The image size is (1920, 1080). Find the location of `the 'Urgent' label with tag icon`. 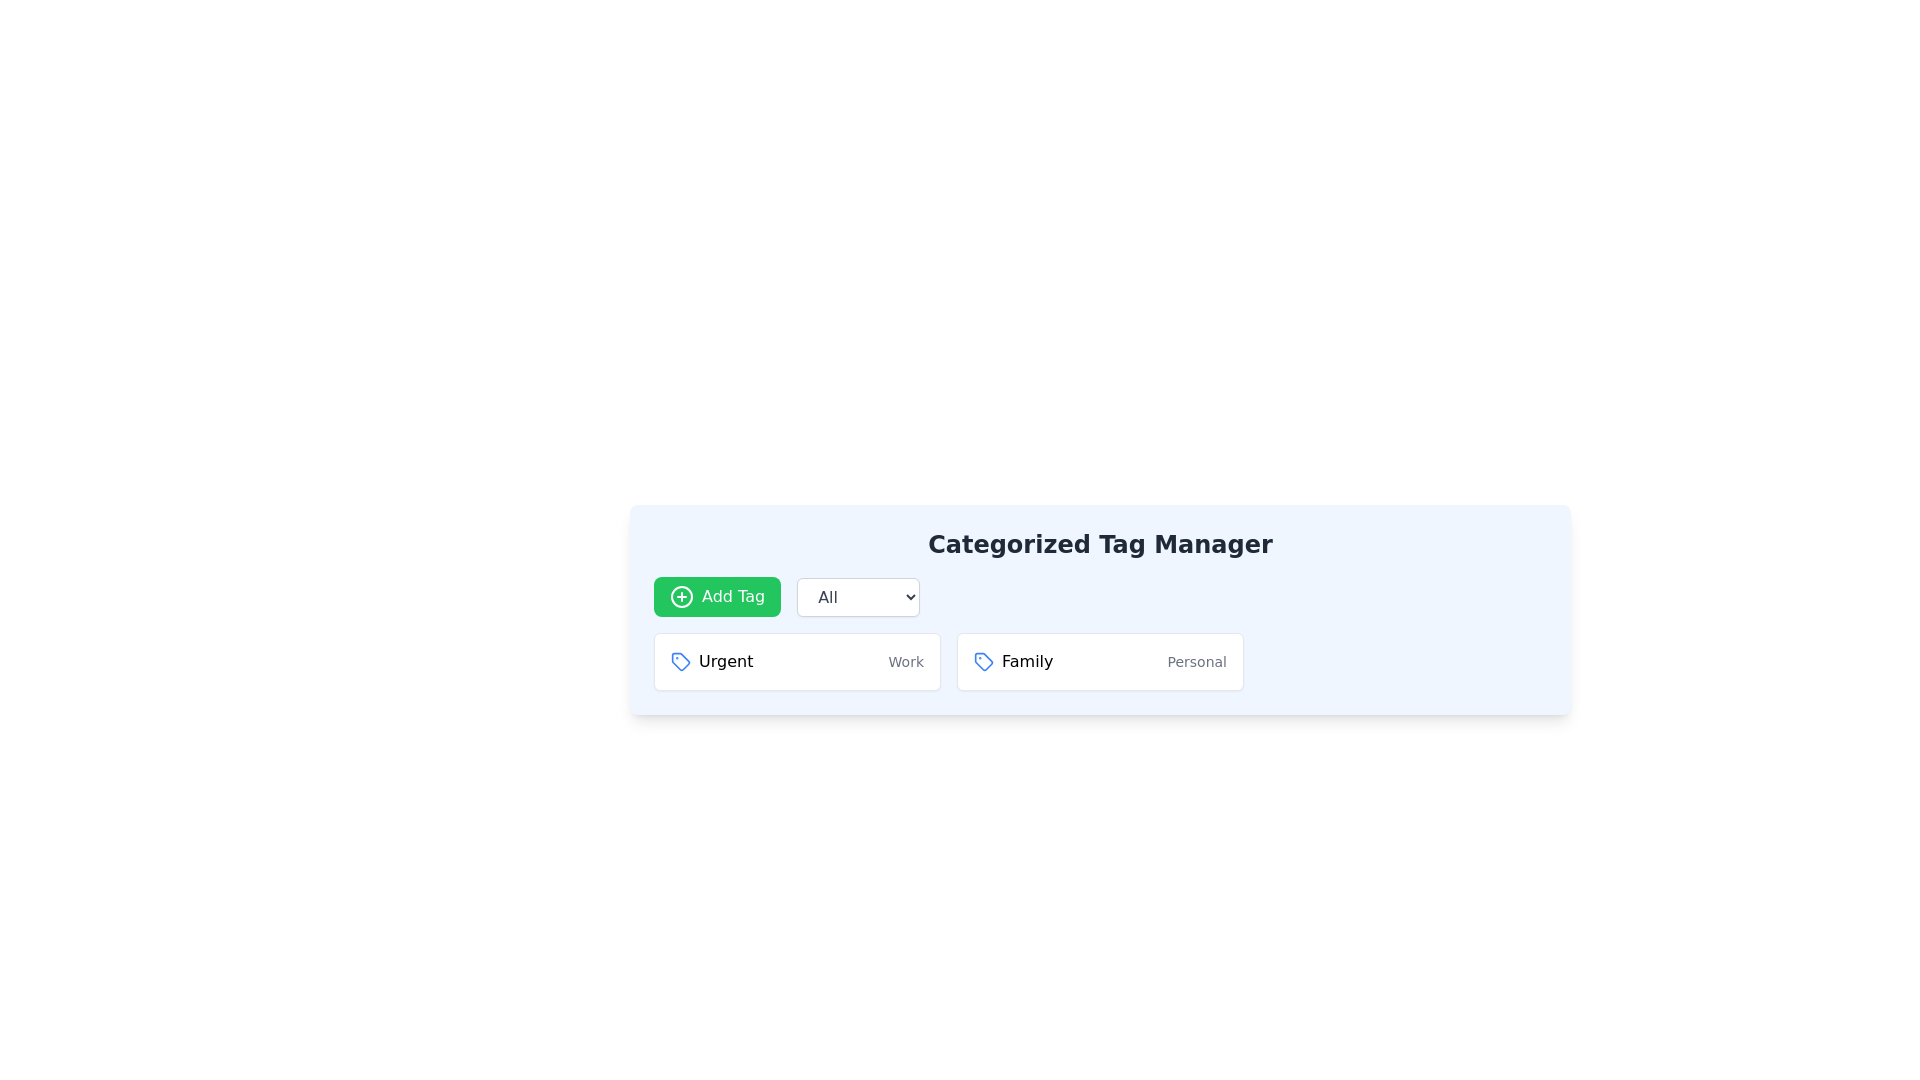

the 'Urgent' label with tag icon is located at coordinates (712, 662).